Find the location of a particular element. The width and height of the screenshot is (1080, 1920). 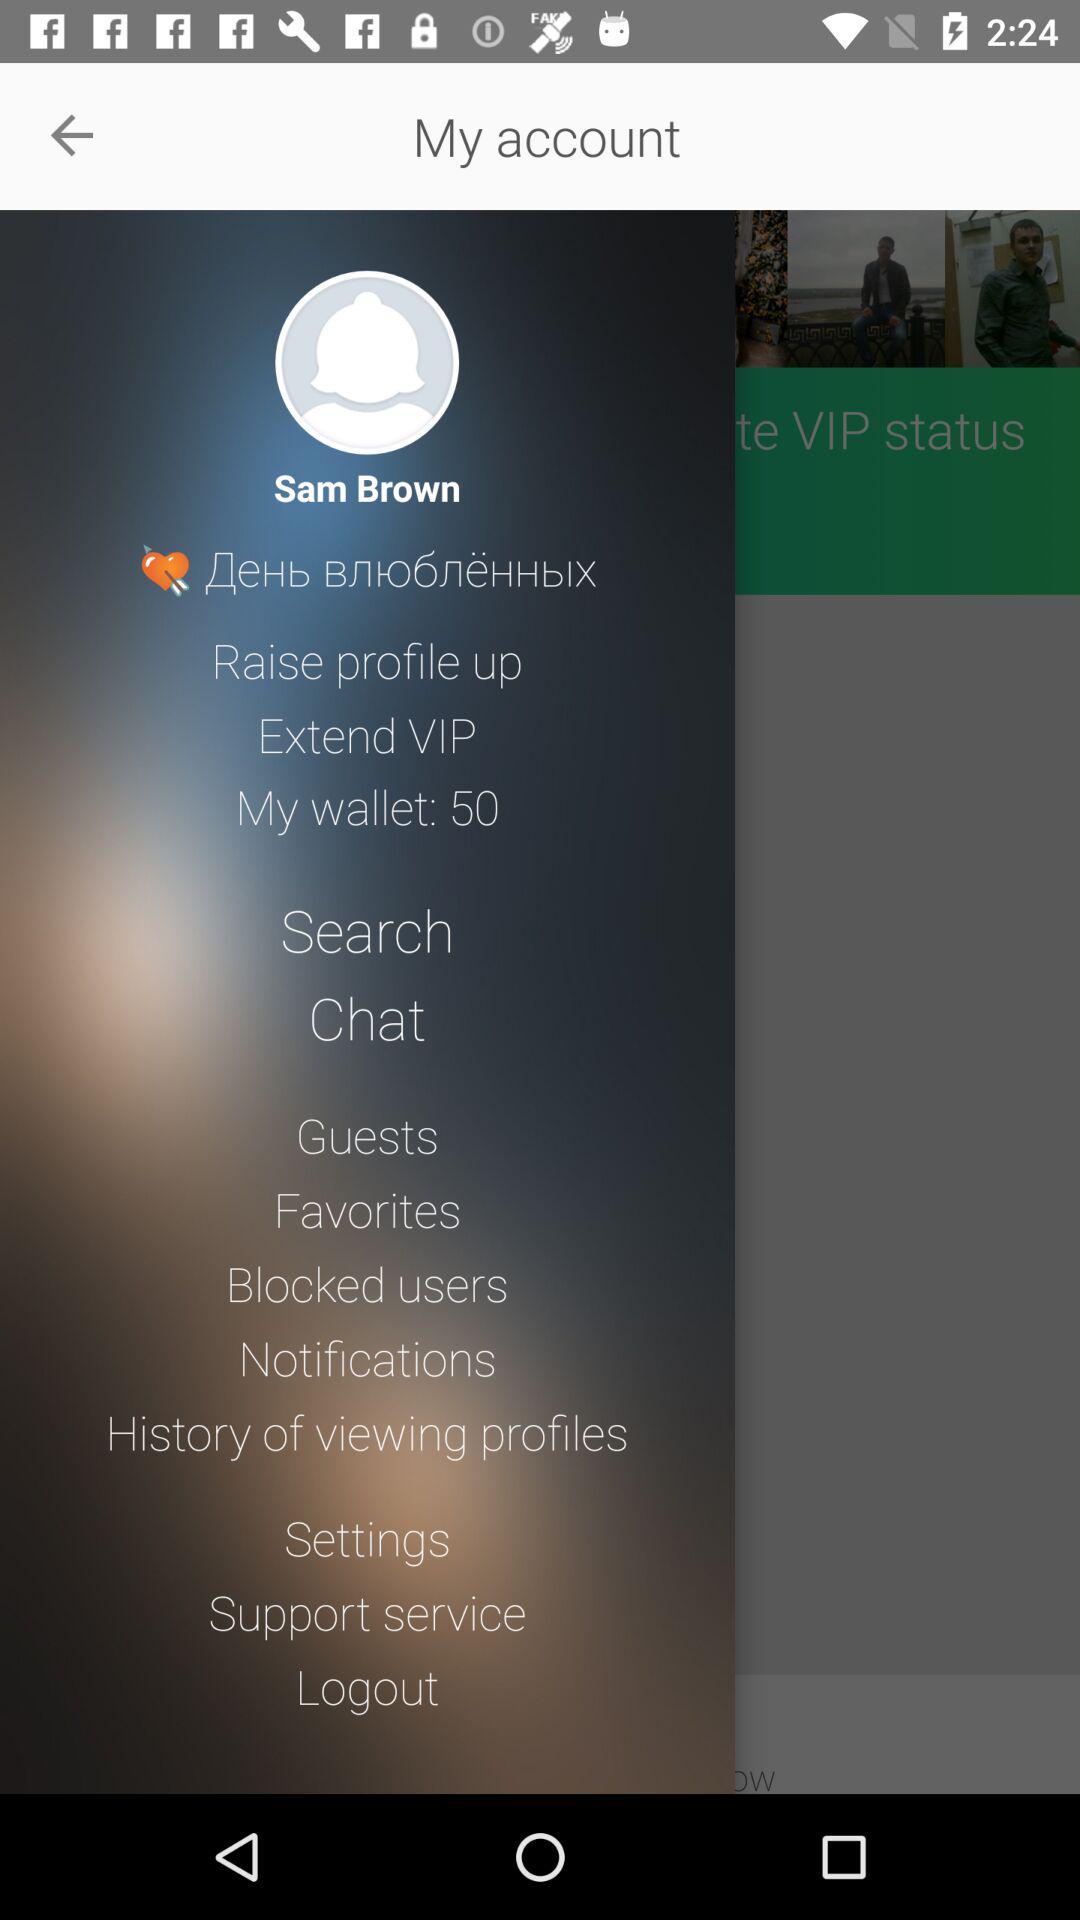

the option above settings is located at coordinates (367, 1430).